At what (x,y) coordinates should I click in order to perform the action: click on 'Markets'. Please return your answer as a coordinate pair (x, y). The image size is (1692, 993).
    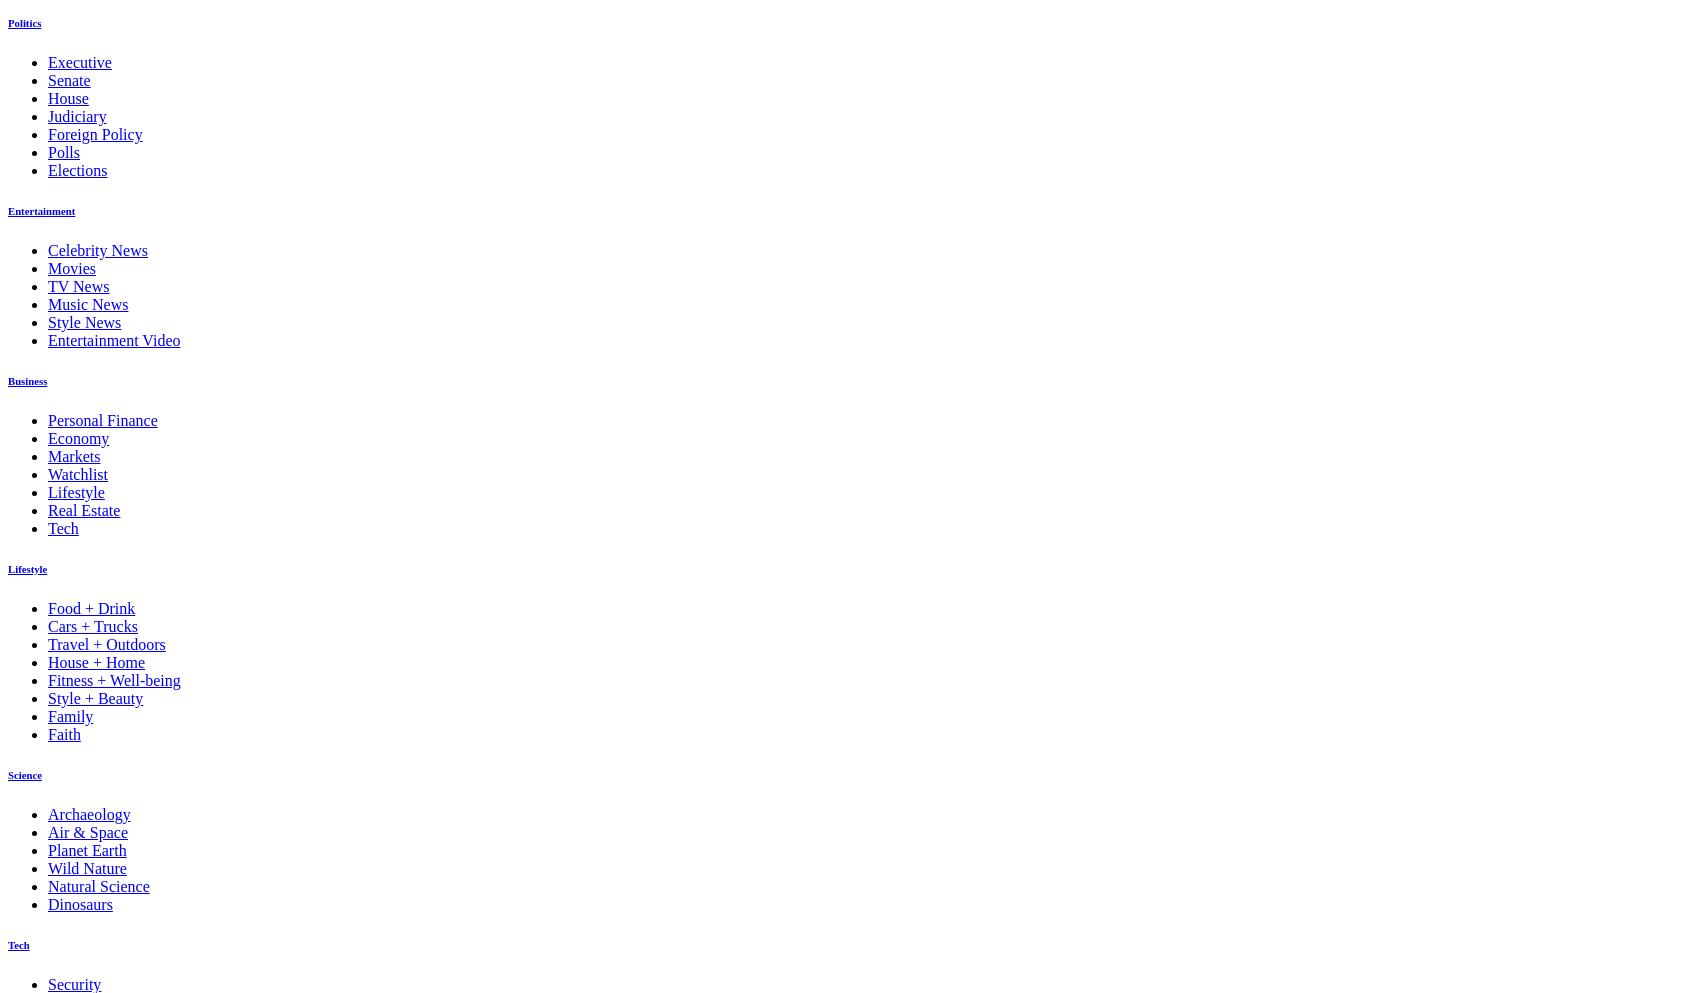
    Looking at the image, I should click on (73, 456).